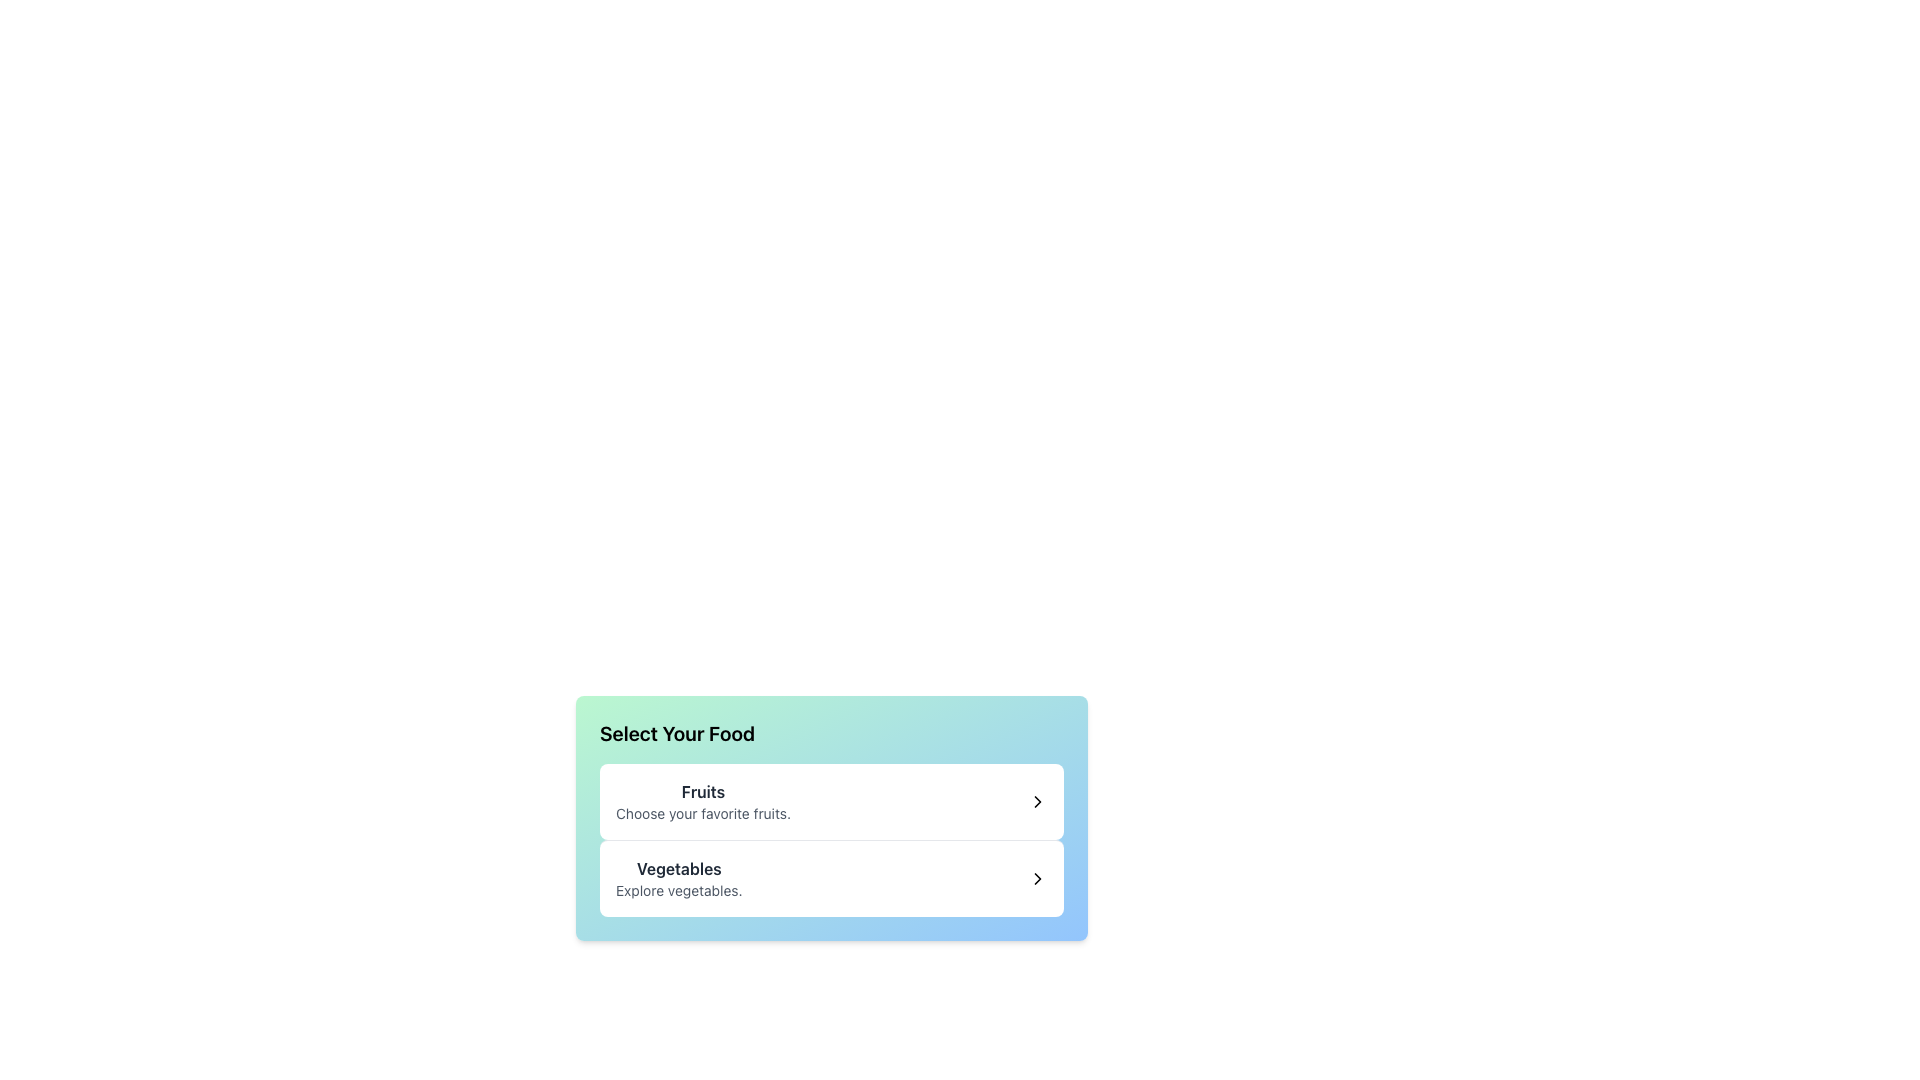 The height and width of the screenshot is (1080, 1920). I want to click on the 'Vegetables' text label, which is the second list item in the 'Select Your Food' section, styled with bold semibold dark gray text, so click(679, 867).